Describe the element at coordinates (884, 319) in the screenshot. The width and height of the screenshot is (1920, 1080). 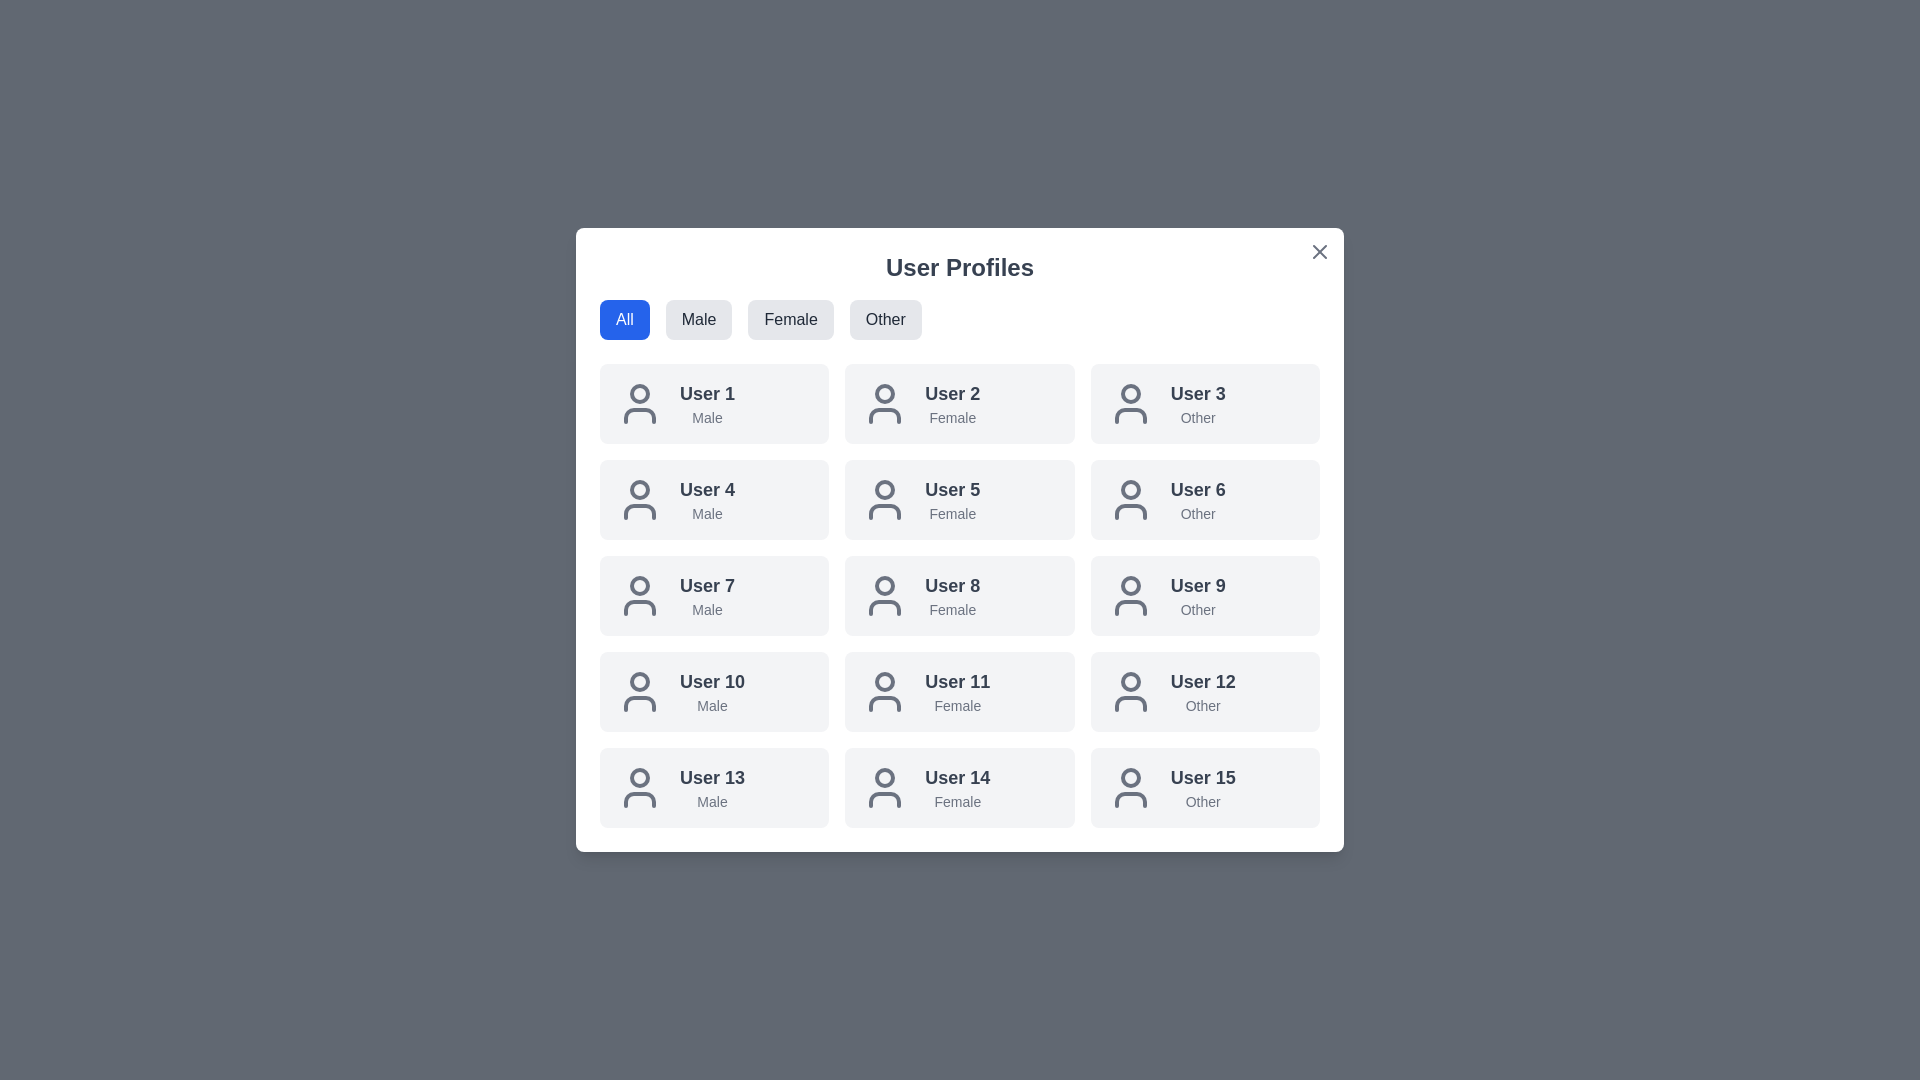
I see `the gender filter button labeled Other` at that location.